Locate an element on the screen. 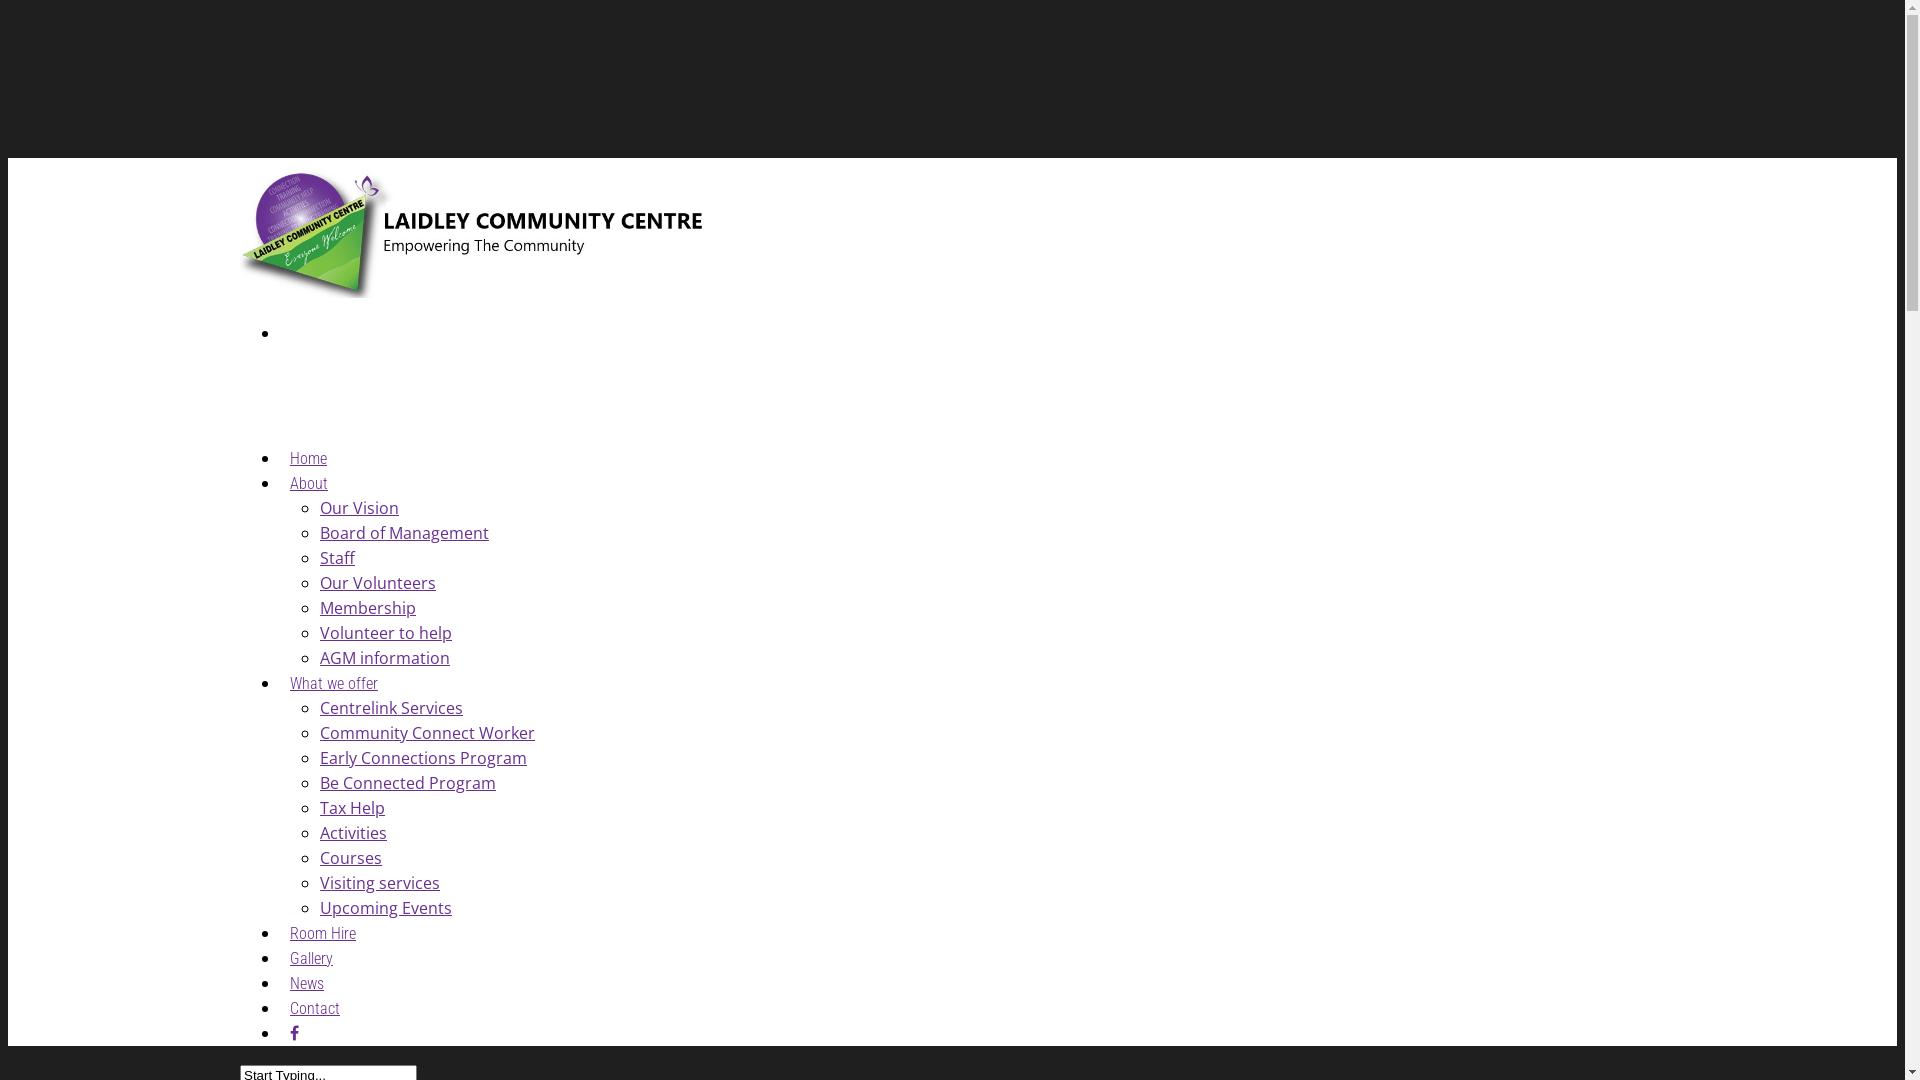 The height and width of the screenshot is (1080, 1920). 'News' is located at coordinates (278, 987).